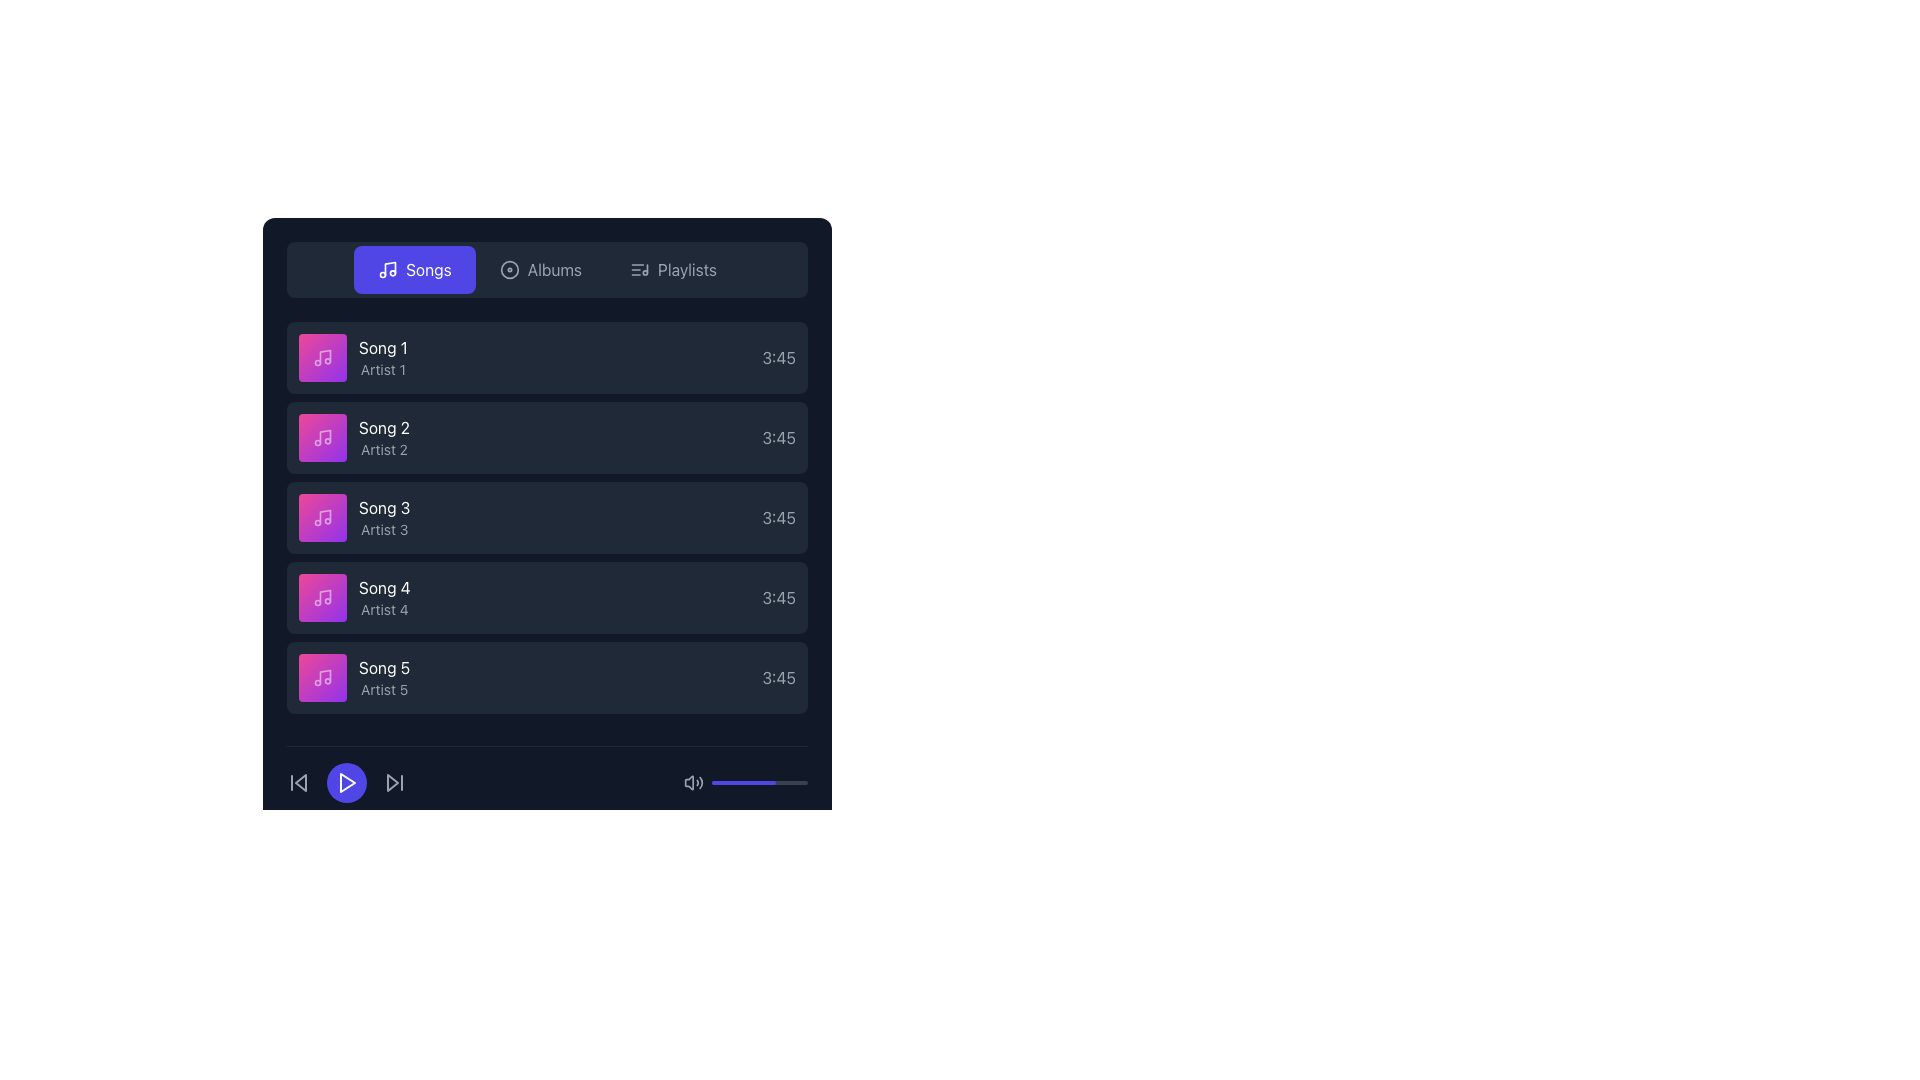 Image resolution: width=1920 pixels, height=1080 pixels. What do you see at coordinates (322, 357) in the screenshot?
I see `the icon that represents the first song in the playlist, located directly to the left of the text 'Song 1' and 'Artist 1'` at bounding box center [322, 357].